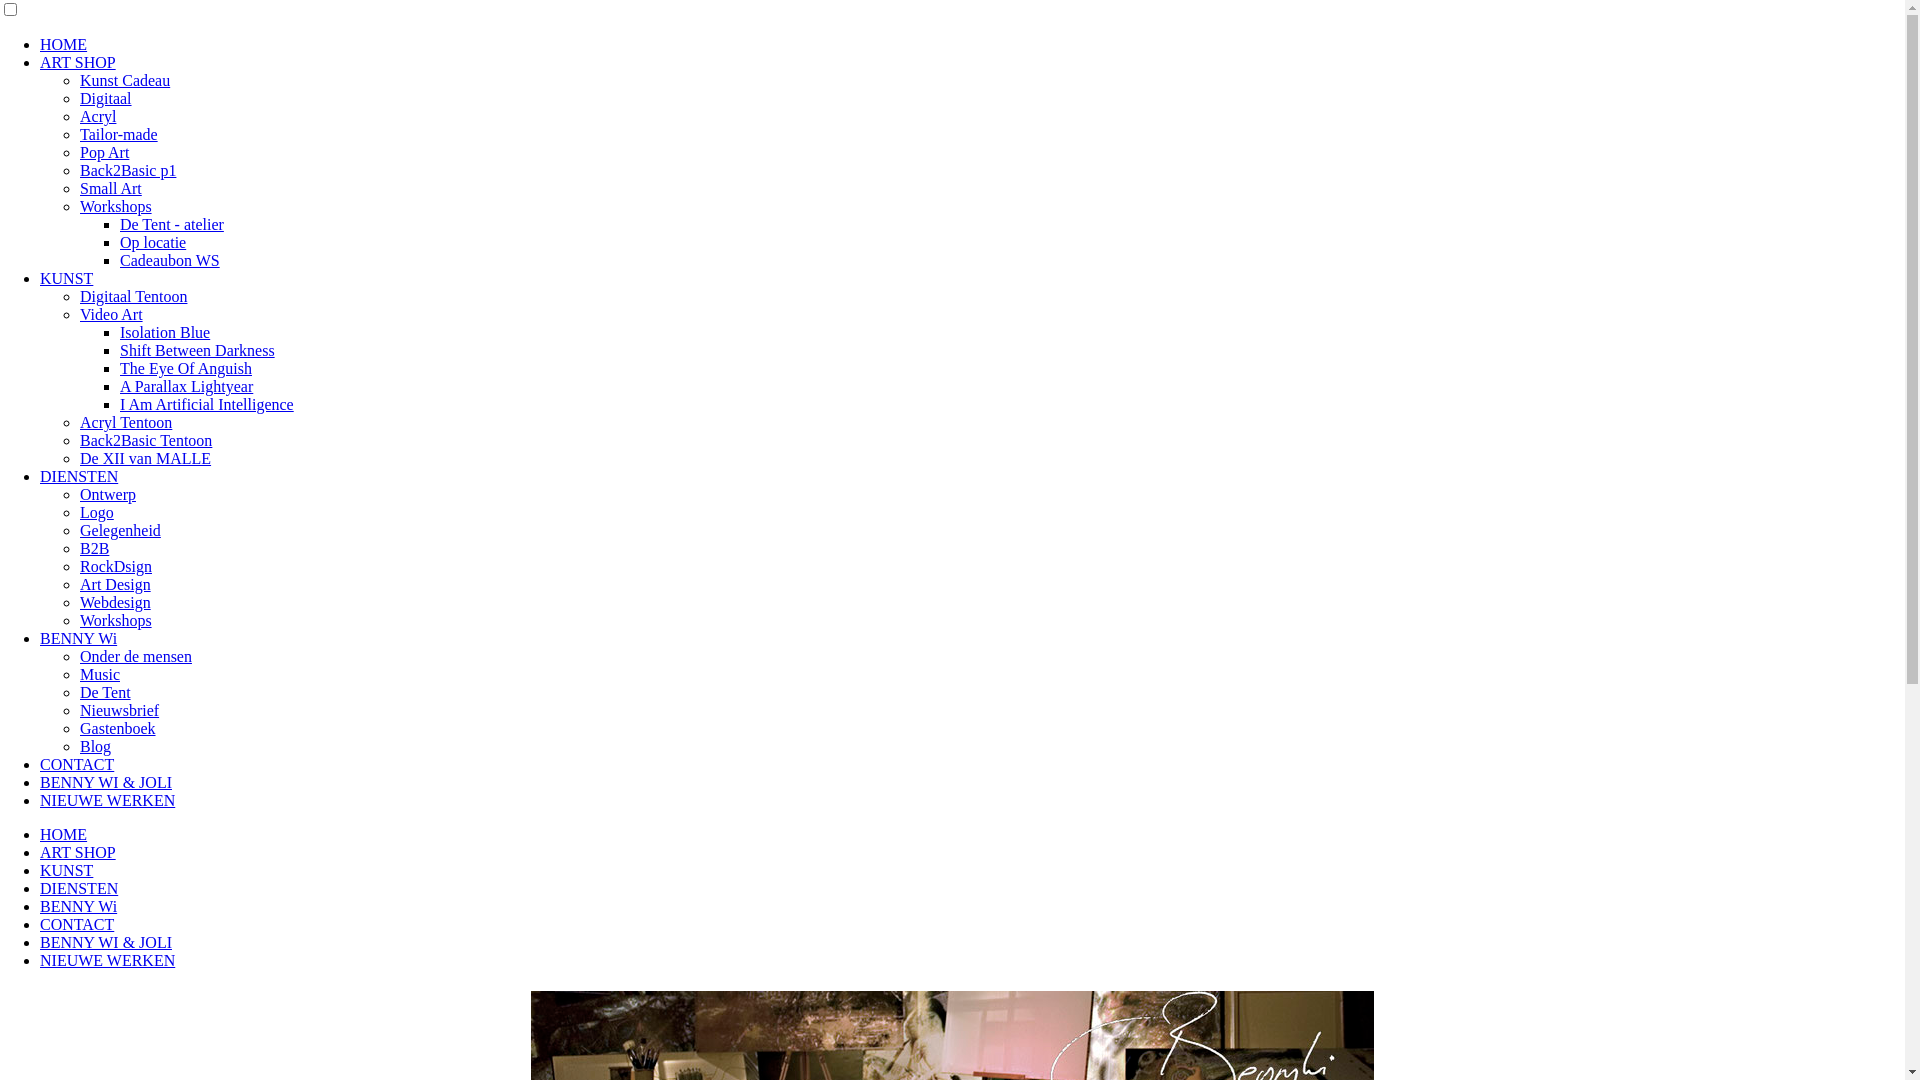  Describe the element at coordinates (134, 656) in the screenshot. I see `'Onder de mensen'` at that location.